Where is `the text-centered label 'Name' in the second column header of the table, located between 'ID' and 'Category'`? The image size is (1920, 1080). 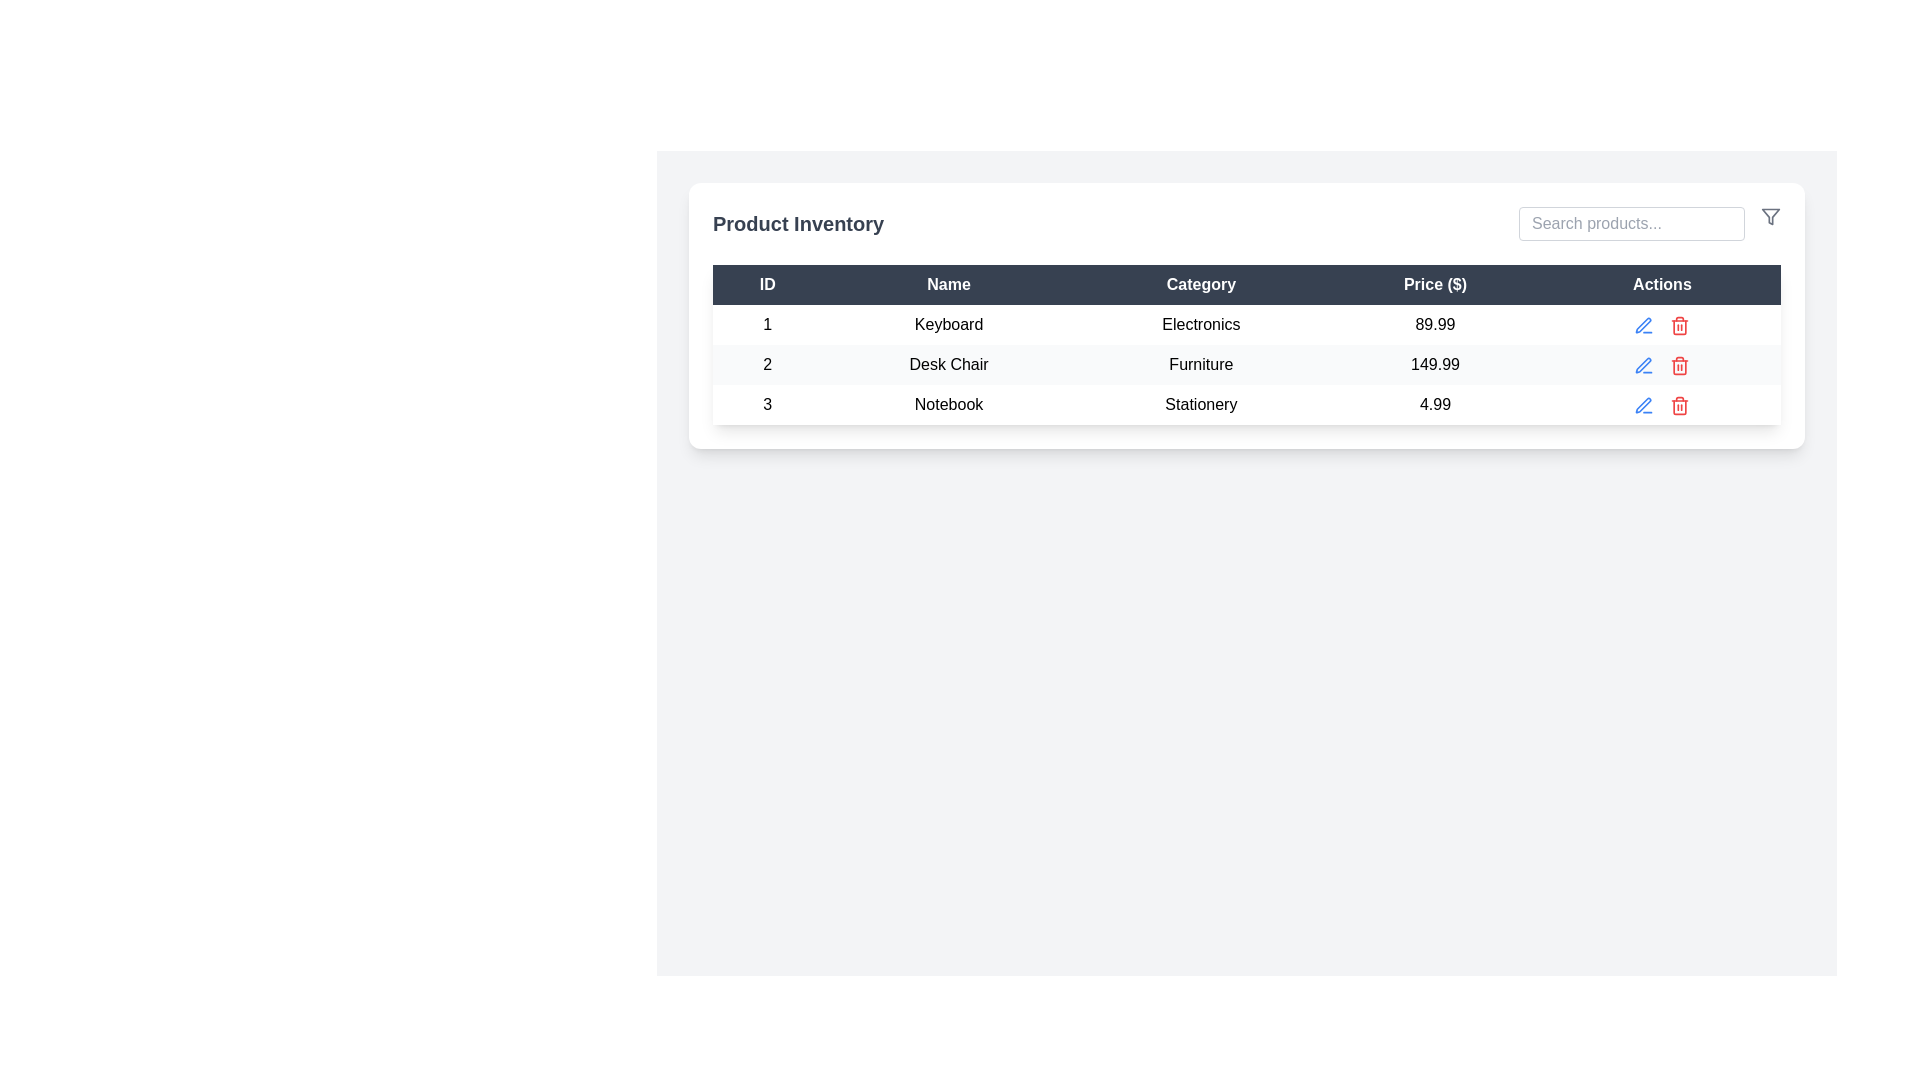 the text-centered label 'Name' in the second column header of the table, located between 'ID' and 'Category' is located at coordinates (948, 285).